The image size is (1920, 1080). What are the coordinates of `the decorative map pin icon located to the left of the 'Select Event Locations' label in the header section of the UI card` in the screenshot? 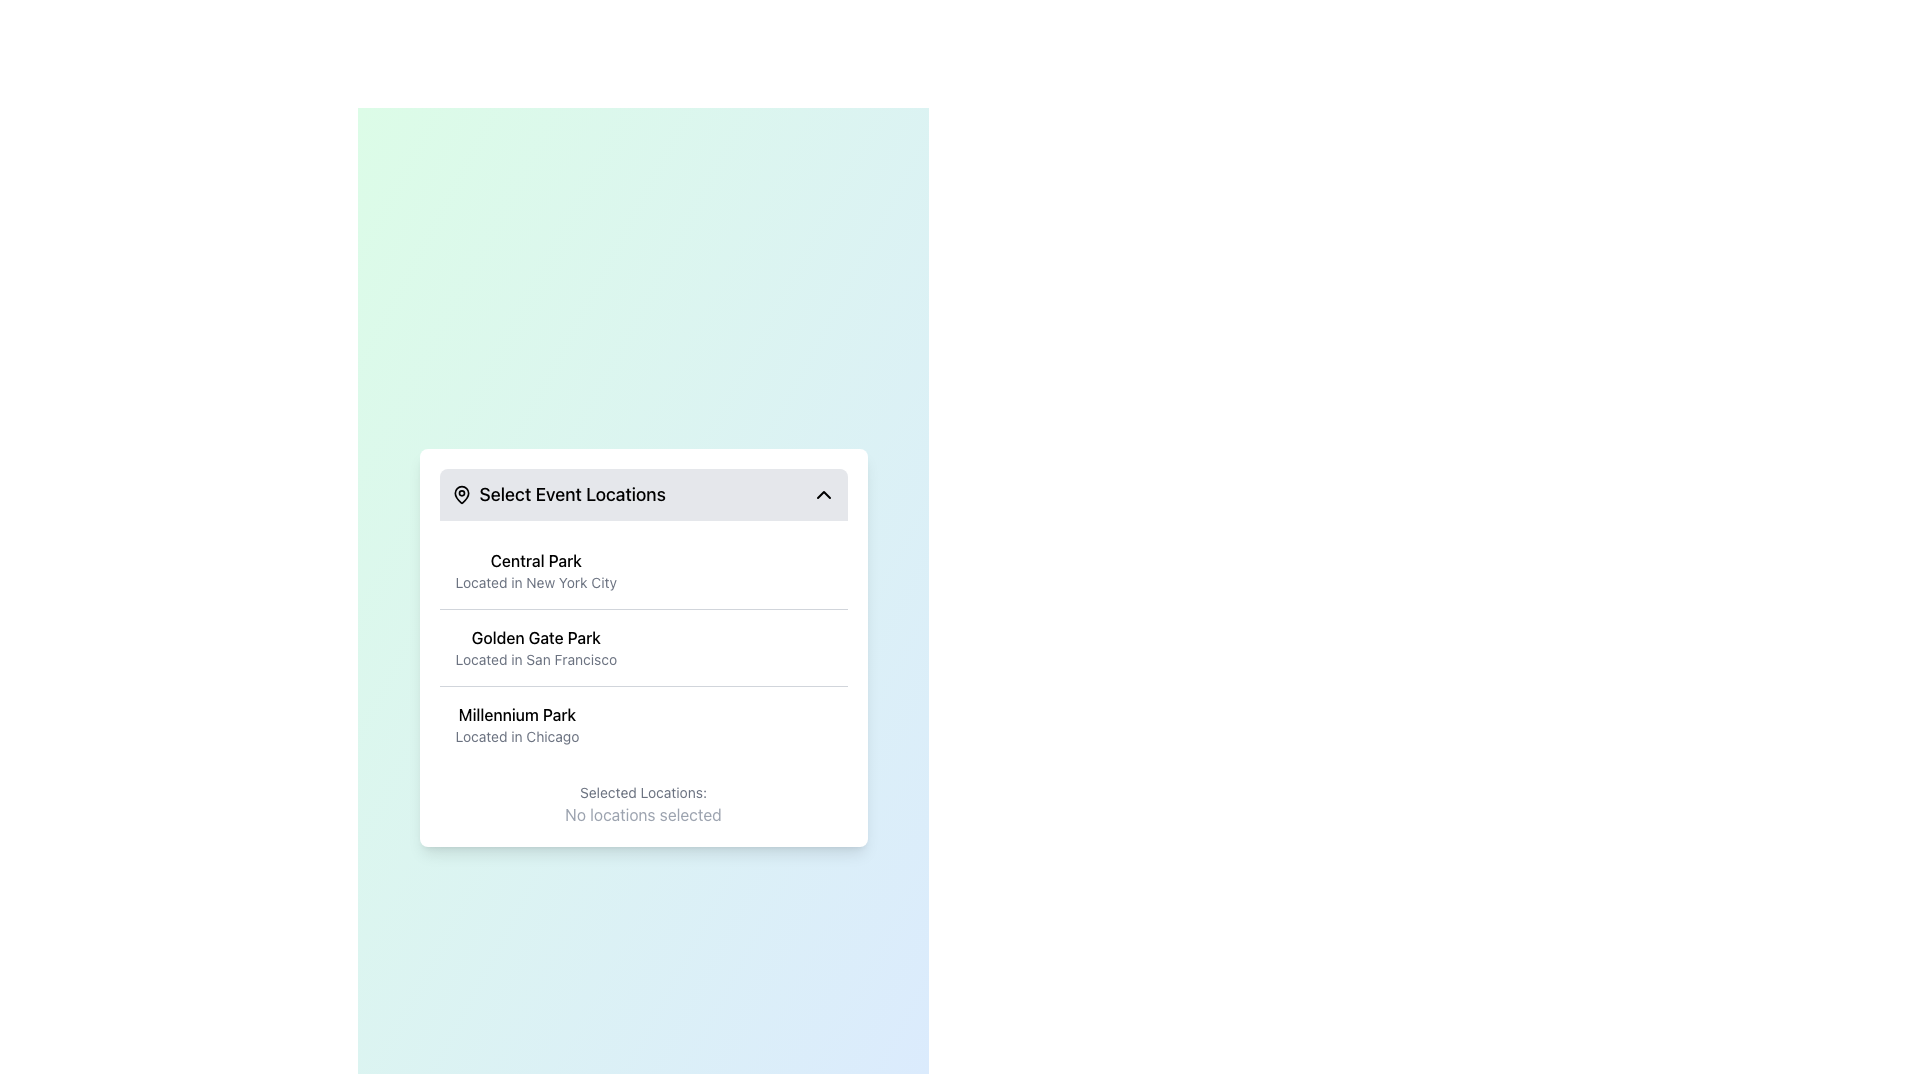 It's located at (460, 494).